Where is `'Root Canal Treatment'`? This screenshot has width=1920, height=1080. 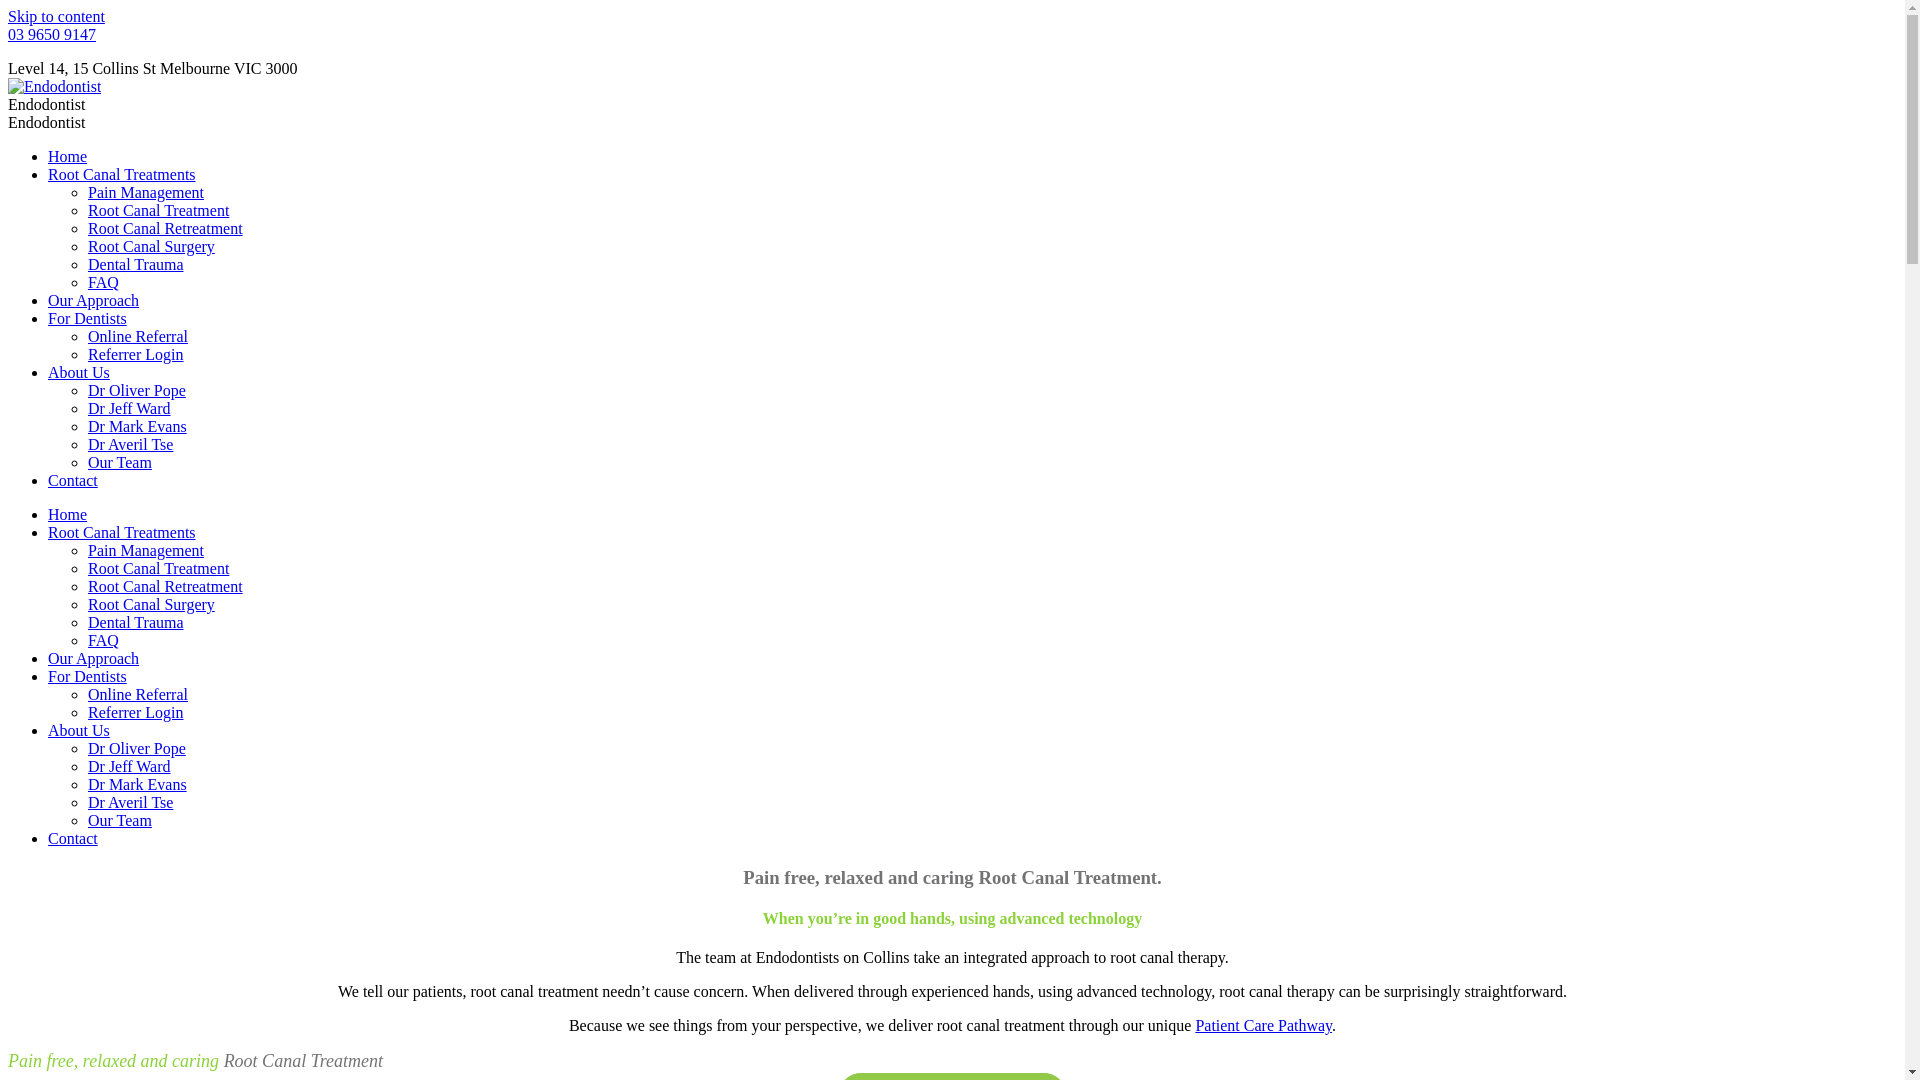 'Root Canal Treatment' is located at coordinates (157, 210).